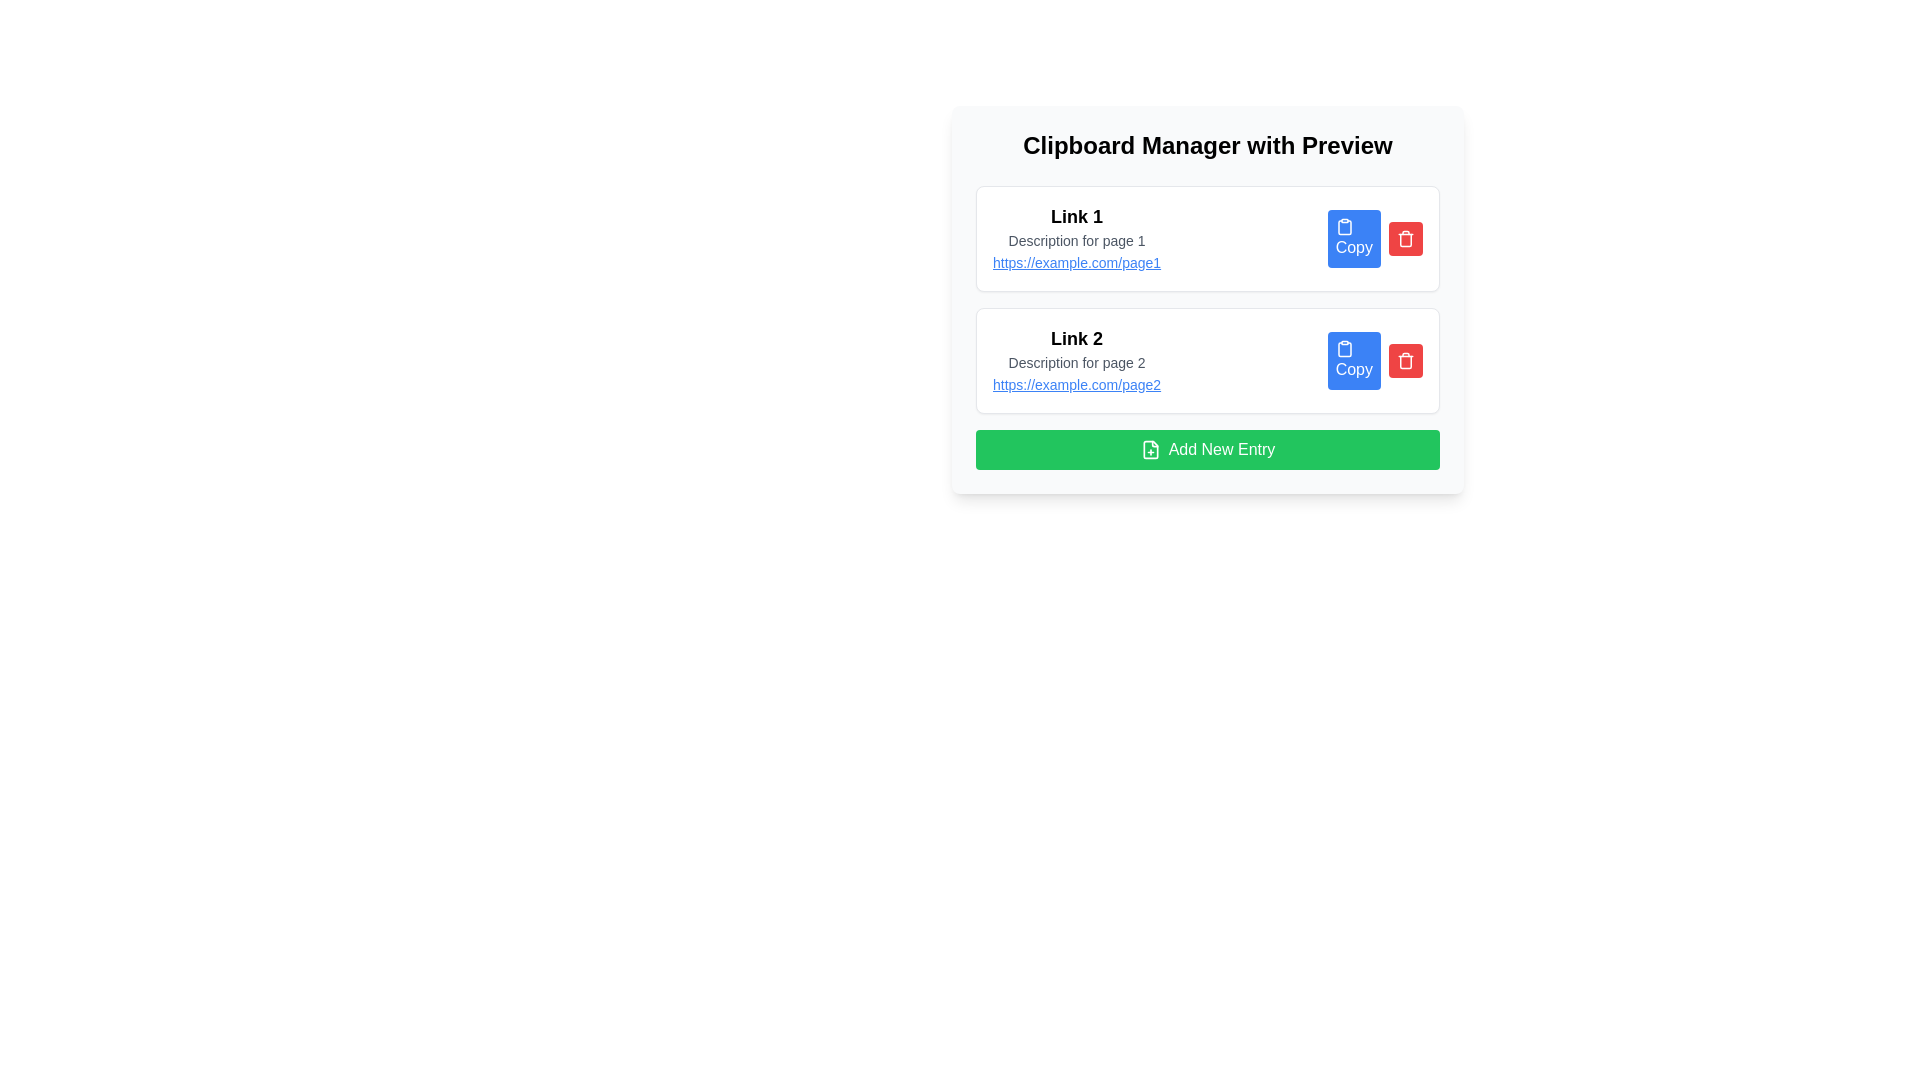  Describe the element at coordinates (1353, 361) in the screenshot. I see `the button with an icon located to the right side of the entry containing 'Link 2'` at that location.